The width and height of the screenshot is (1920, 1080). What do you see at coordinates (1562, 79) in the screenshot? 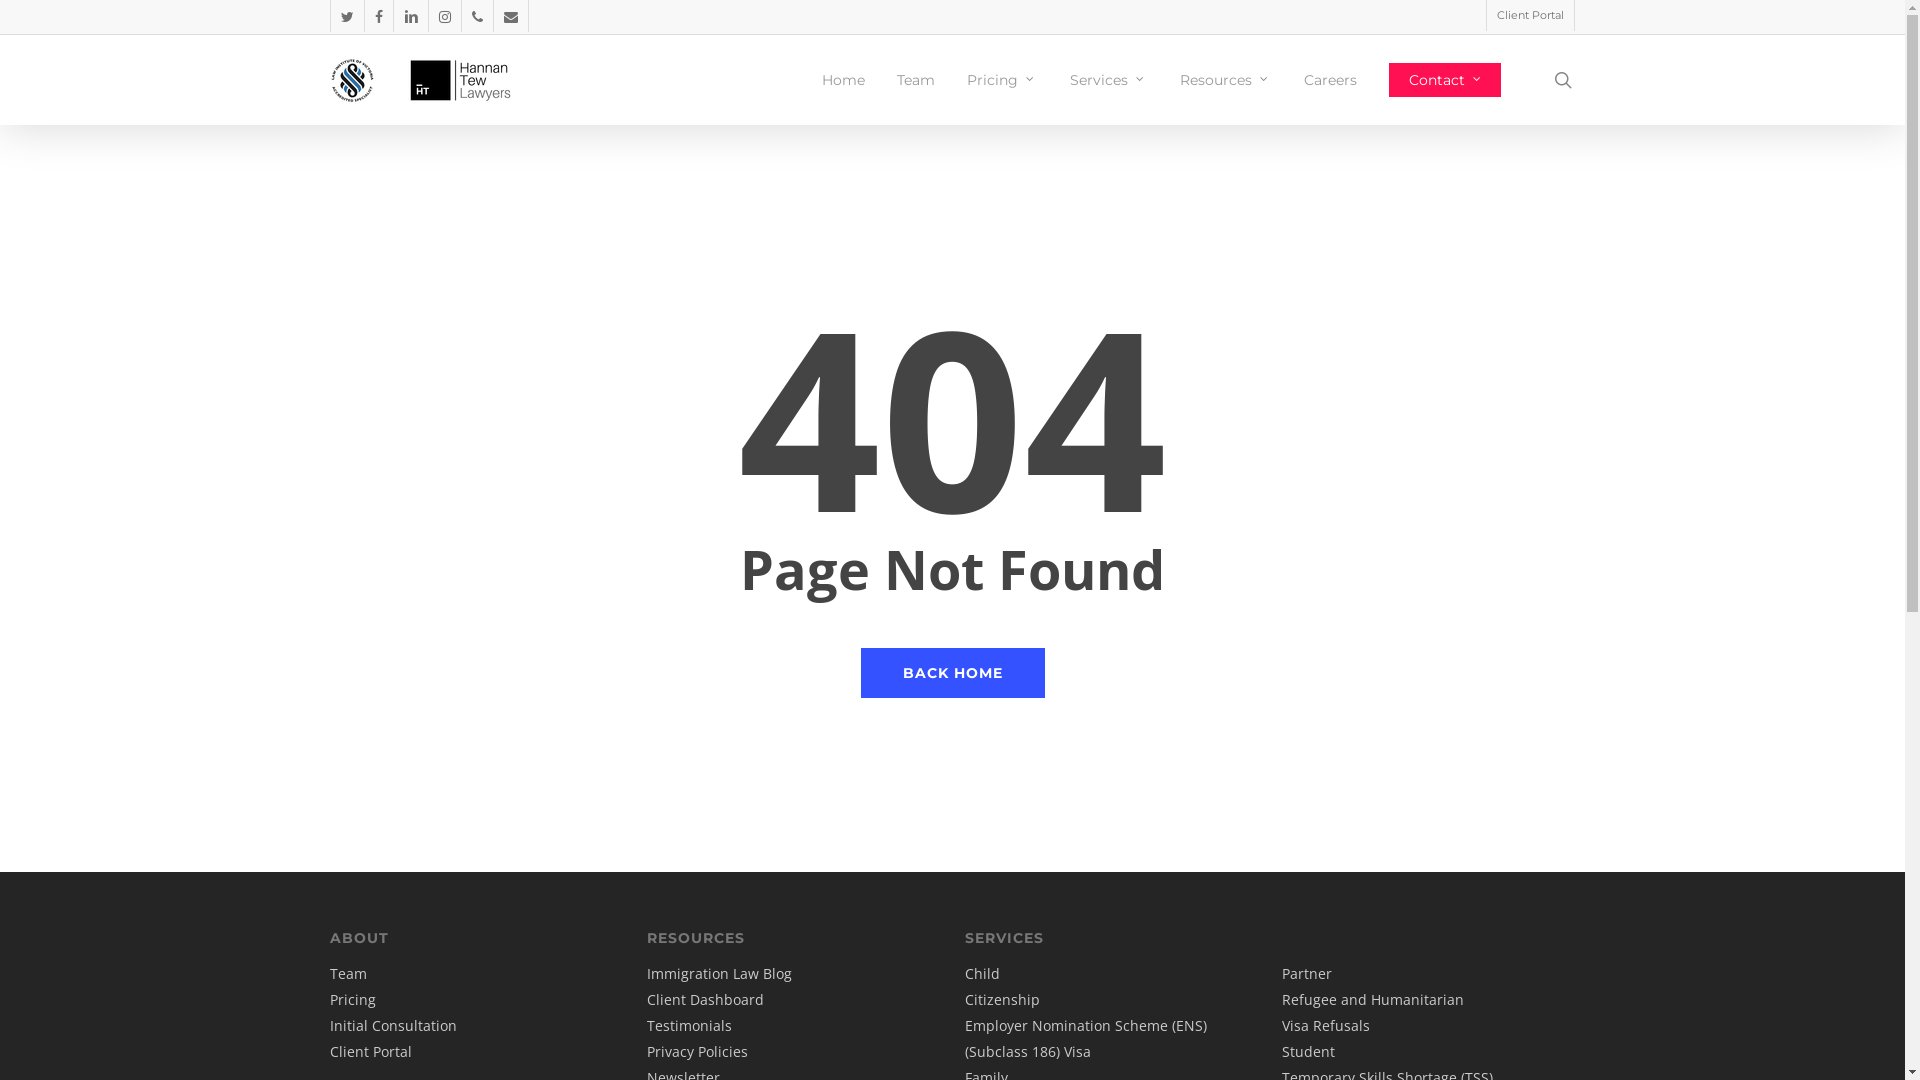
I see `'search'` at bounding box center [1562, 79].